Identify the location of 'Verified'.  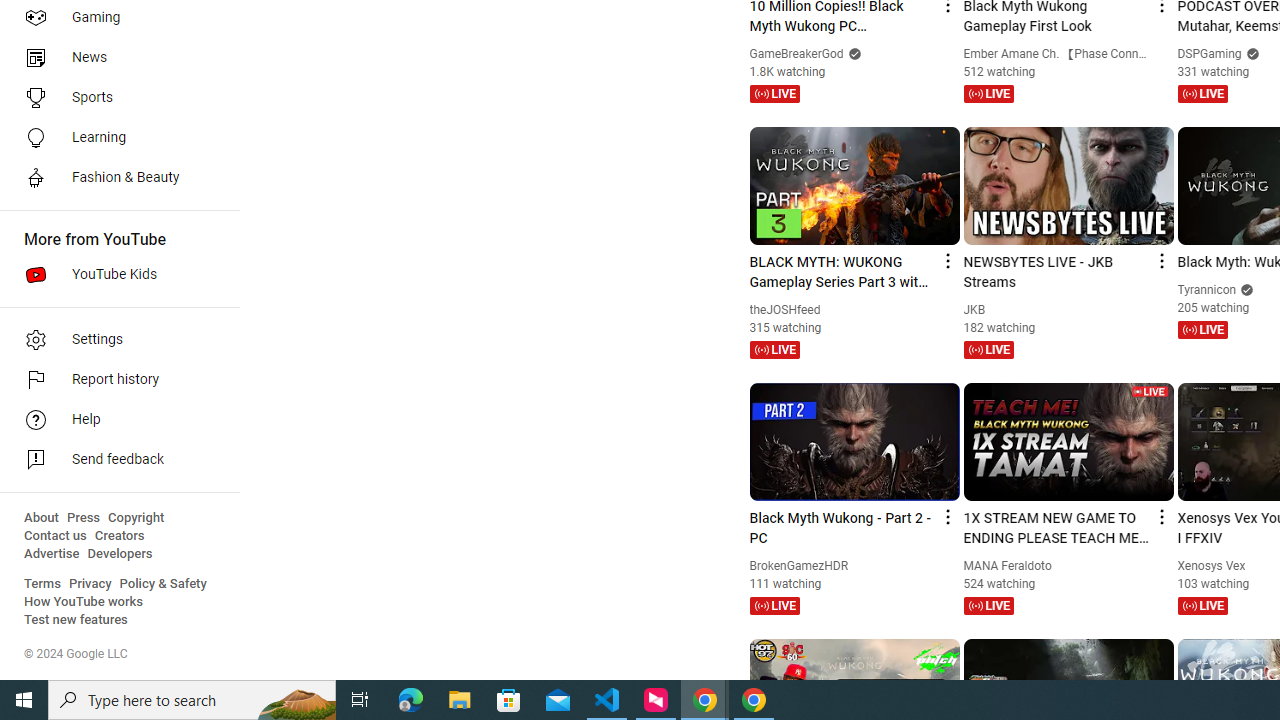
(1244, 289).